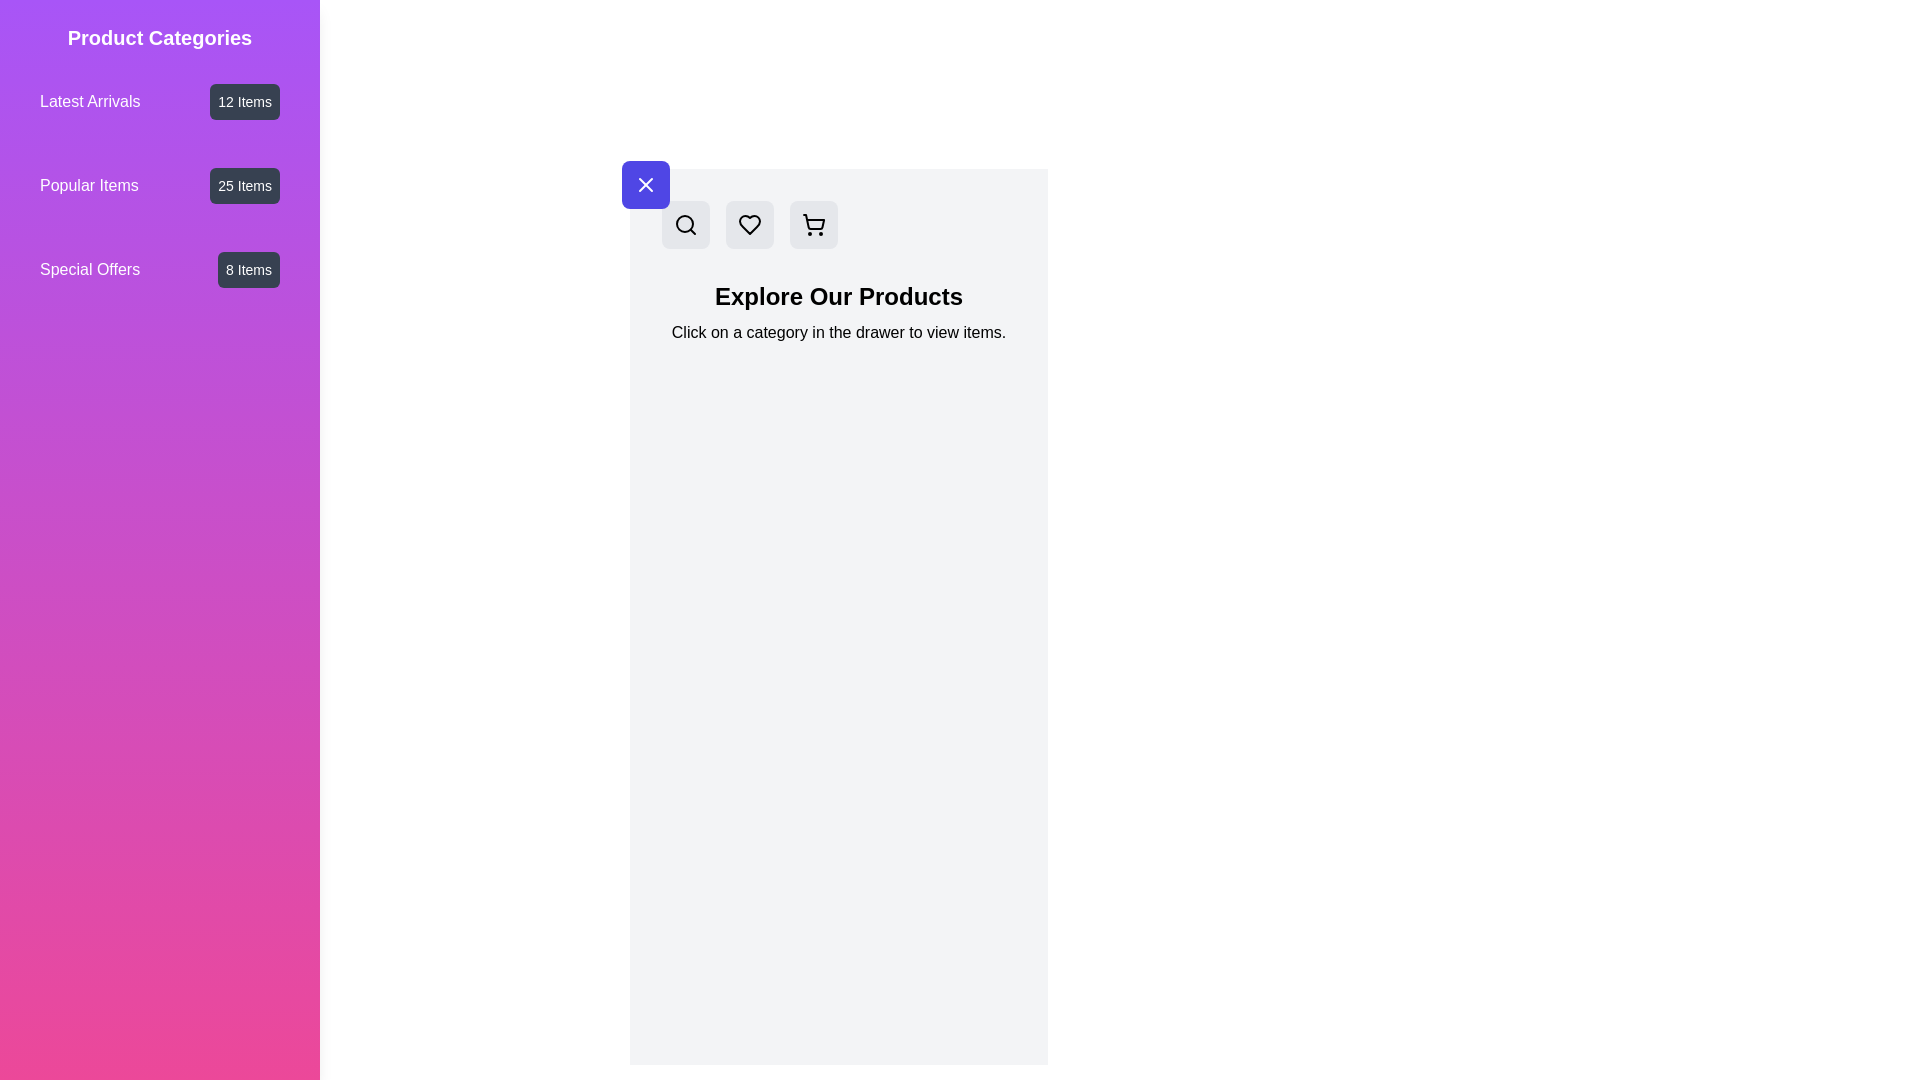  Describe the element at coordinates (814, 224) in the screenshot. I see `the shopping cart button` at that location.